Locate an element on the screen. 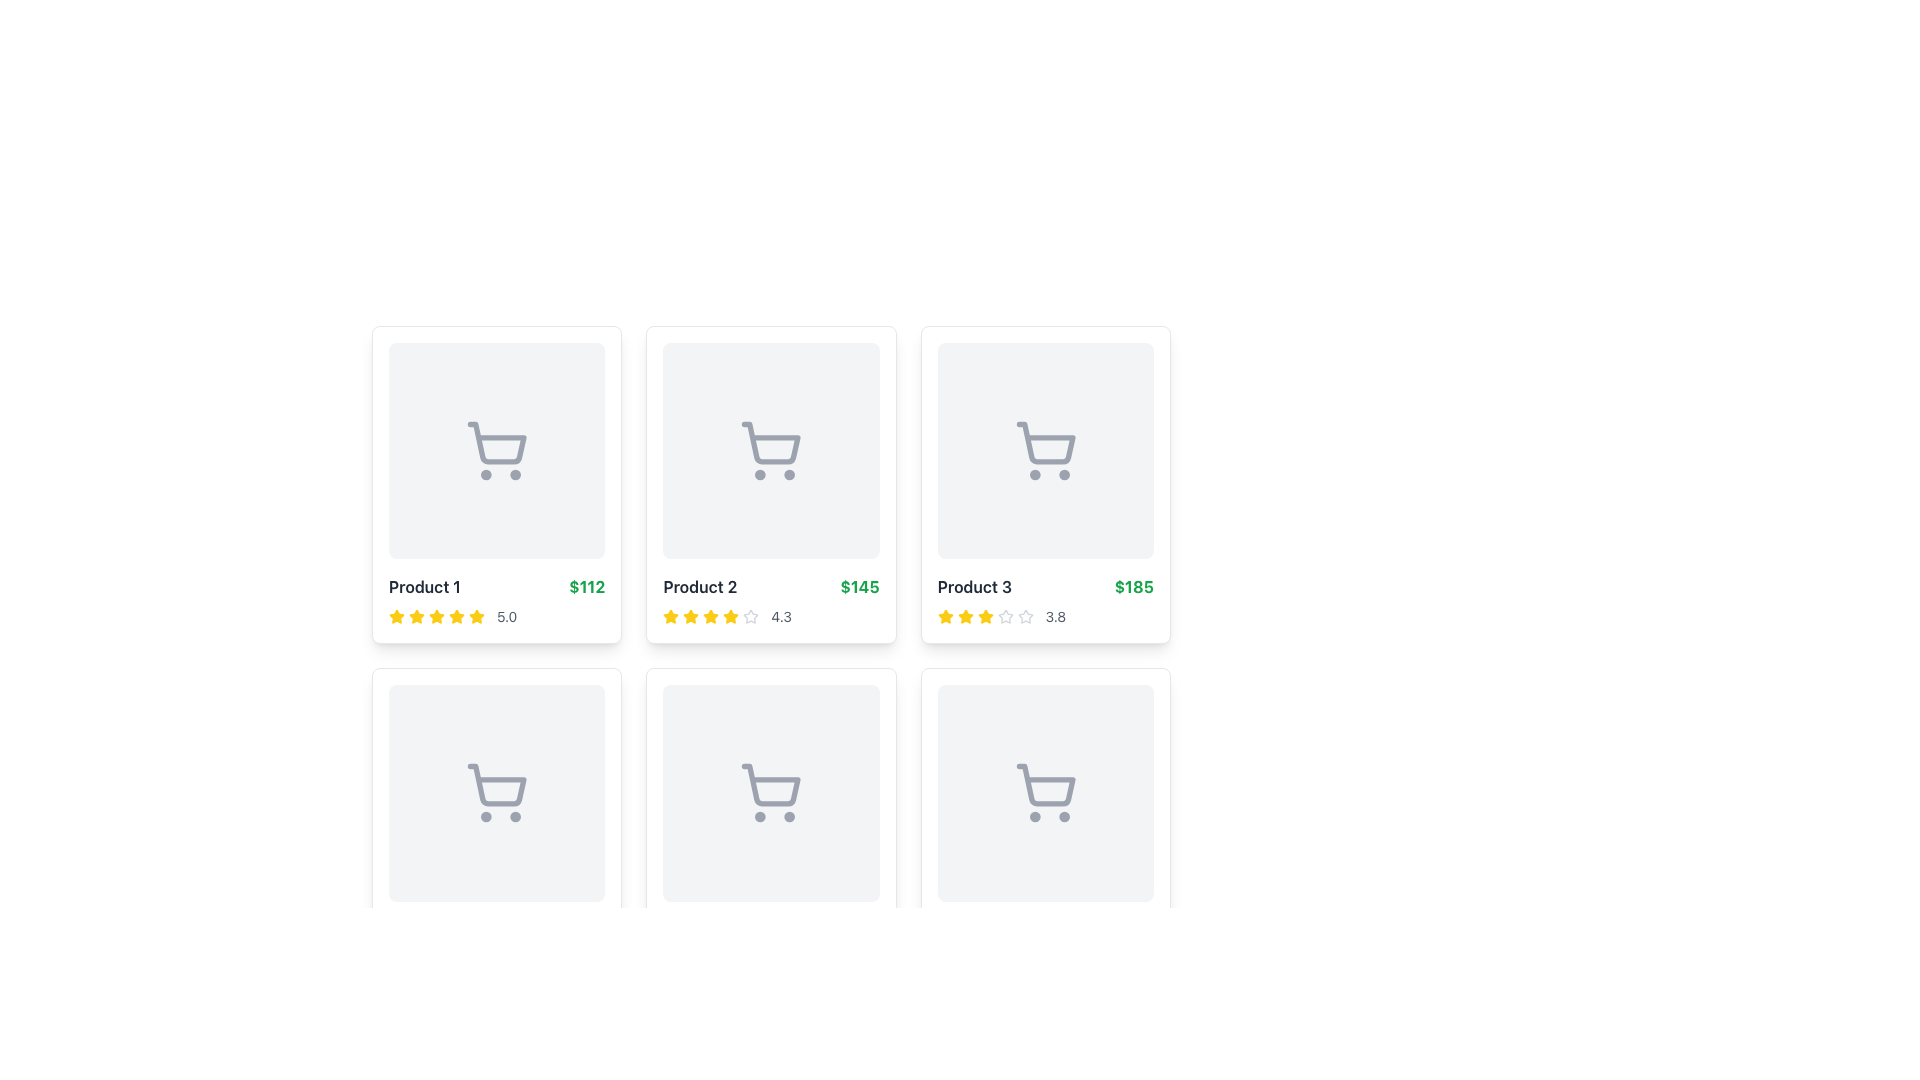 Image resolution: width=1920 pixels, height=1080 pixels. the fourth star icon in the product rating system, which visually represents the fourth star in a five-star grading system, located next to the rating number (5.0) is located at coordinates (435, 616).